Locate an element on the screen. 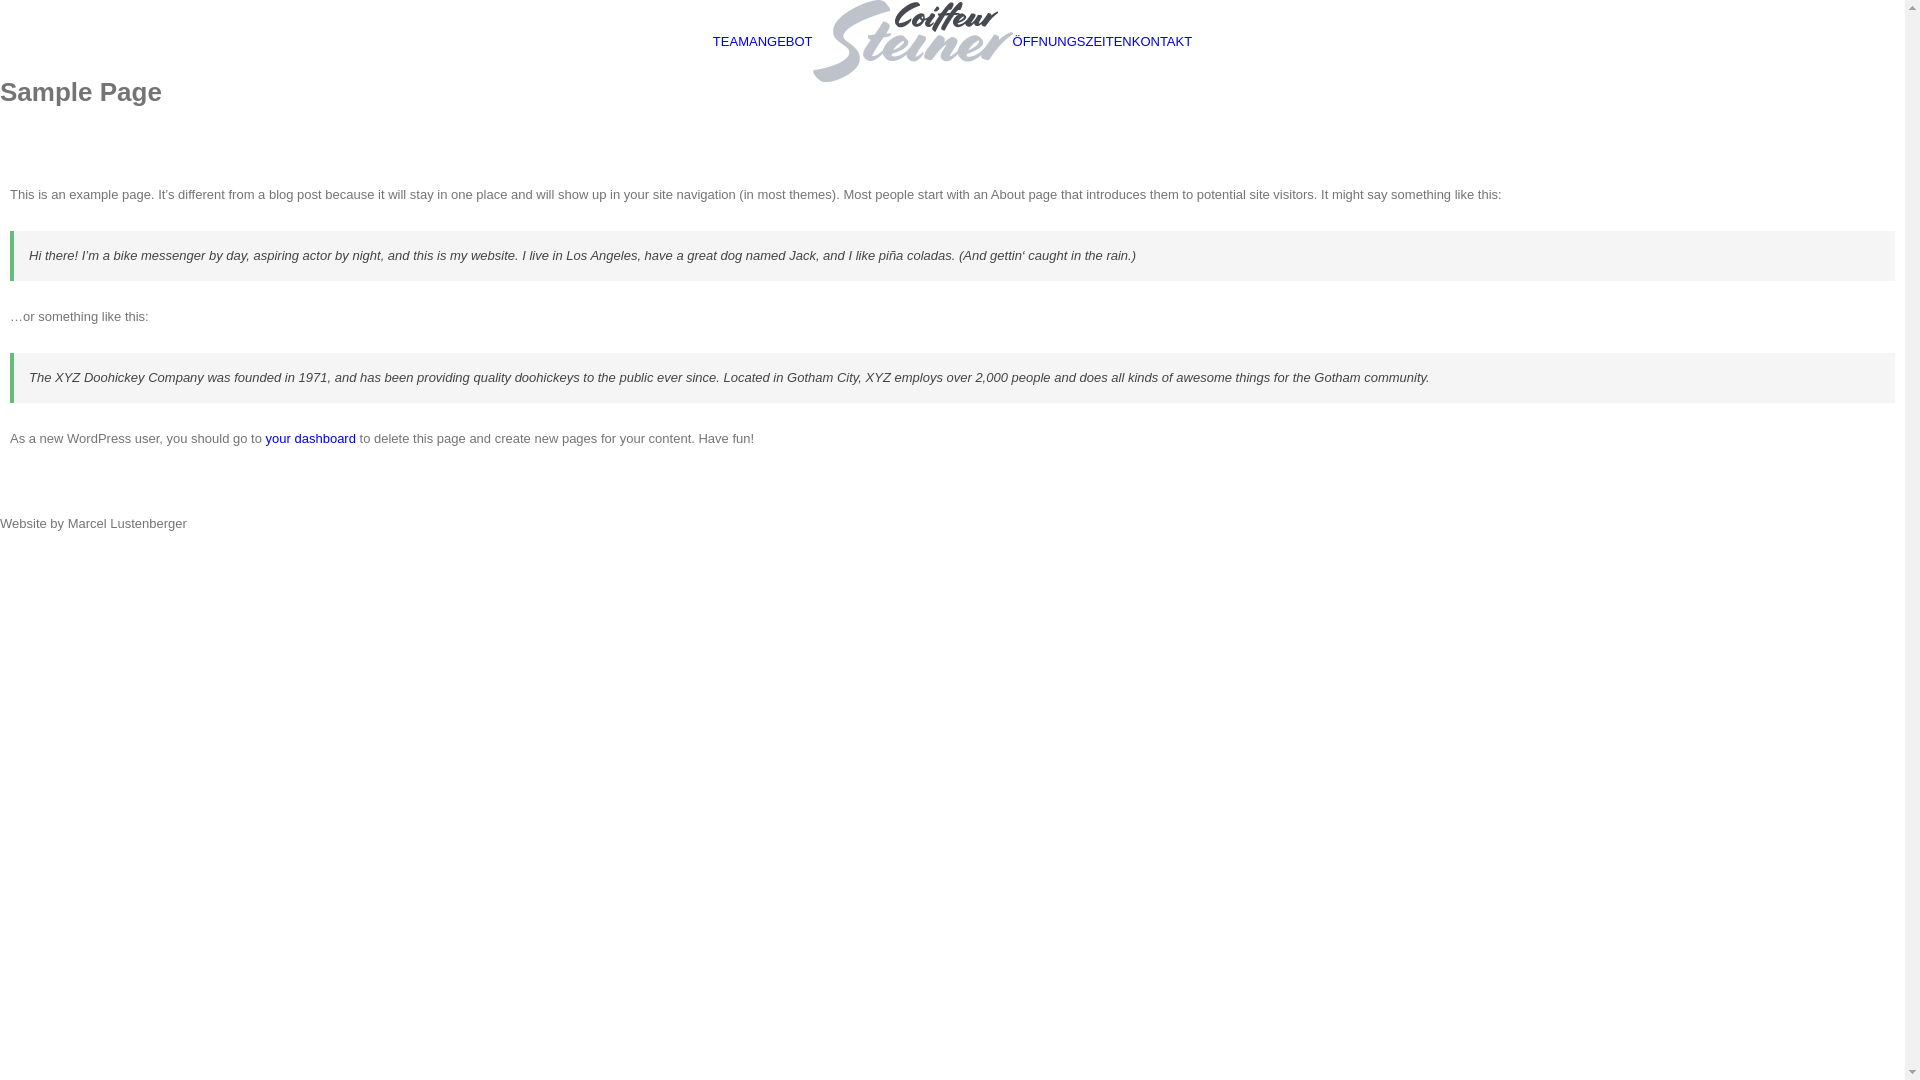 The height and width of the screenshot is (1080, 1920). 'KONTAKT' is located at coordinates (1161, 40).